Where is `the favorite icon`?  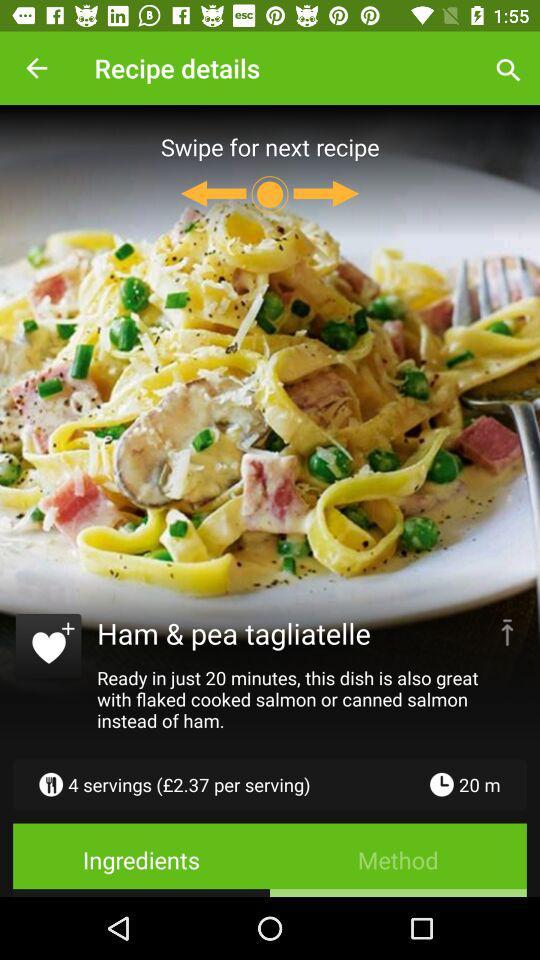 the favorite icon is located at coordinates (48, 648).